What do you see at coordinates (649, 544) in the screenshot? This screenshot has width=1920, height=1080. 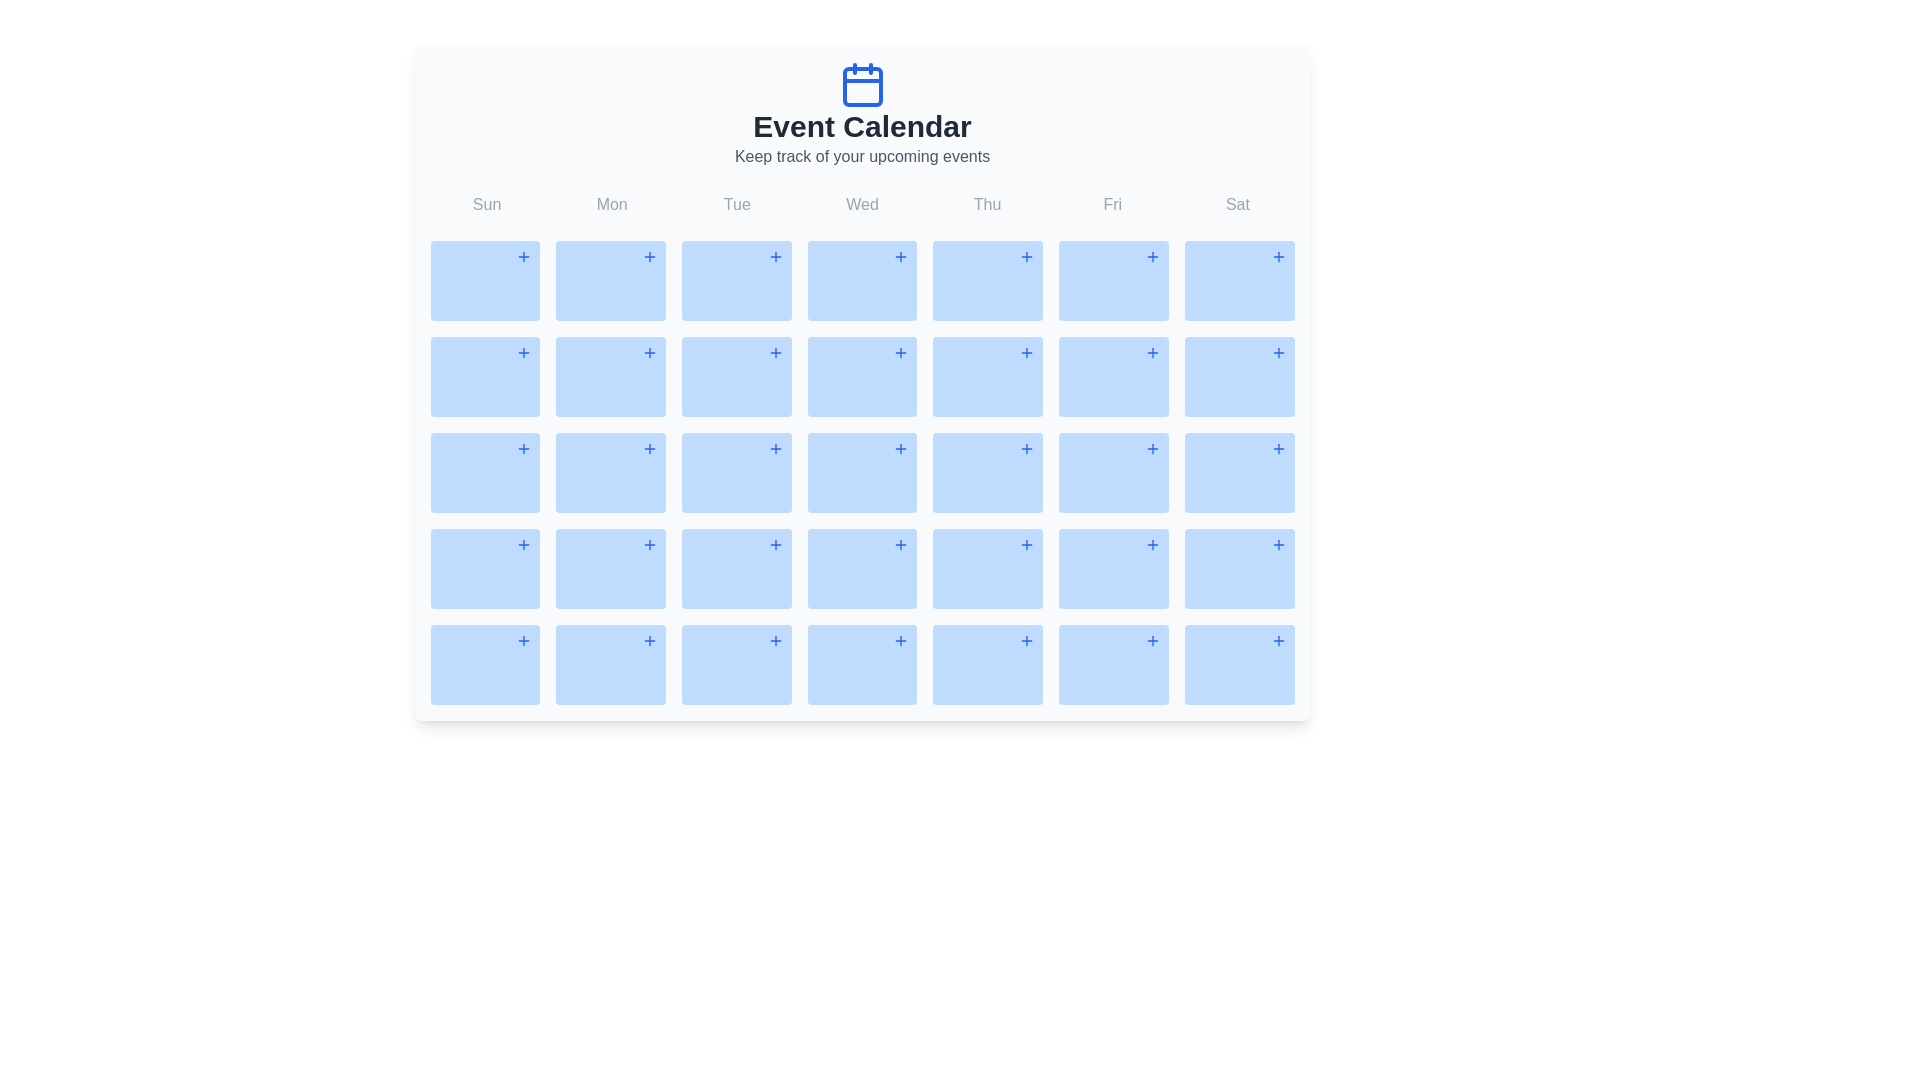 I see `the button in the fourth row and fourth column of the calendar` at bounding box center [649, 544].